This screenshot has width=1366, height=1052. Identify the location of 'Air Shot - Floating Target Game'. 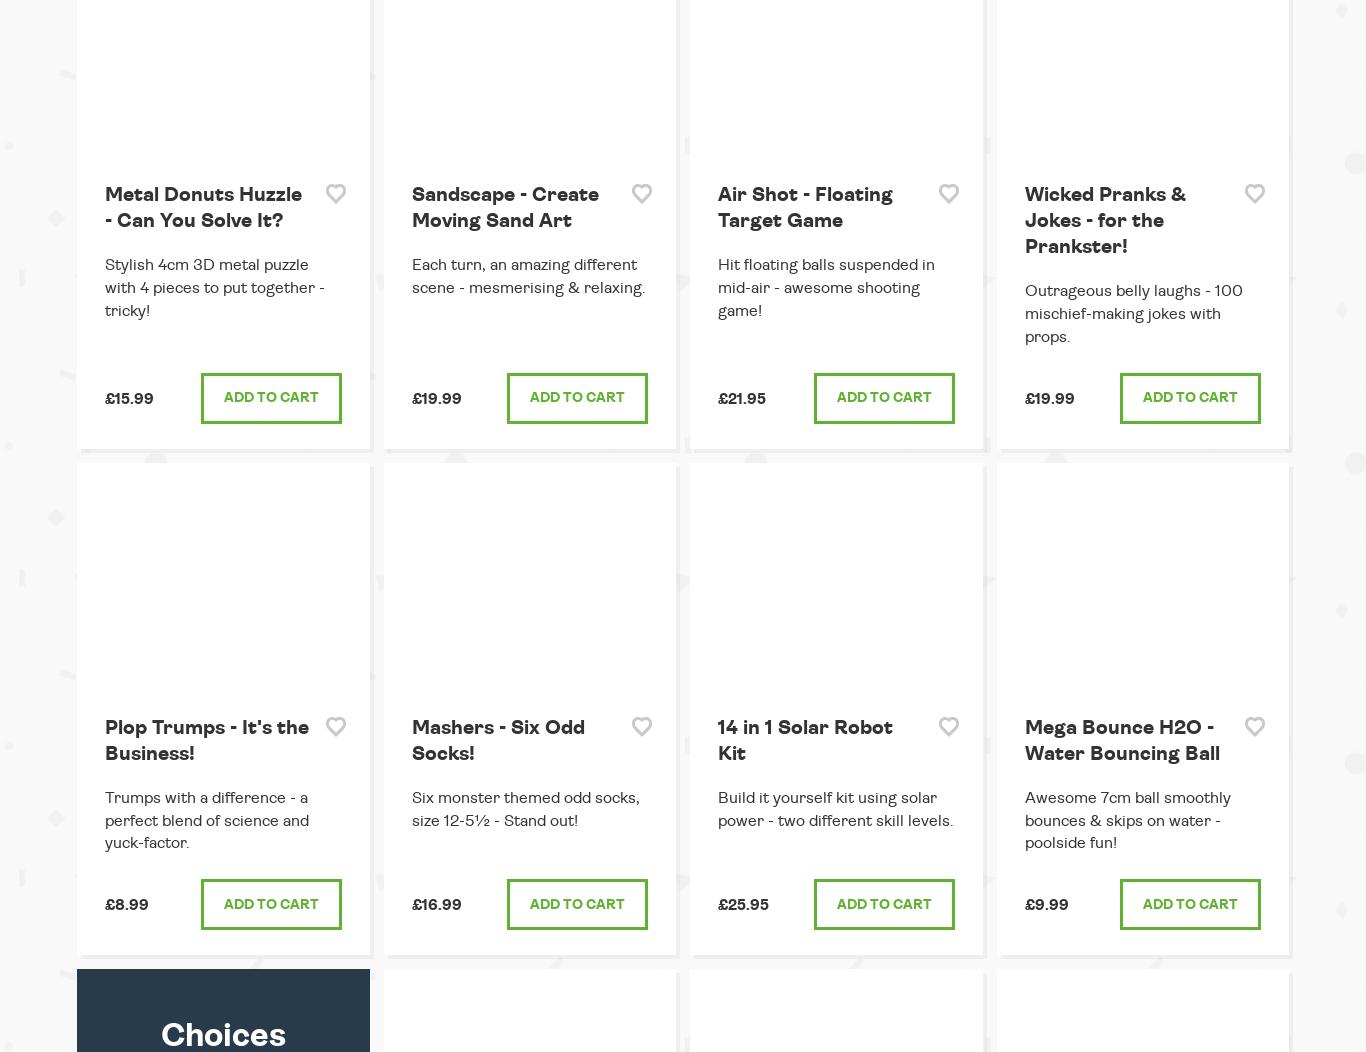
(717, 207).